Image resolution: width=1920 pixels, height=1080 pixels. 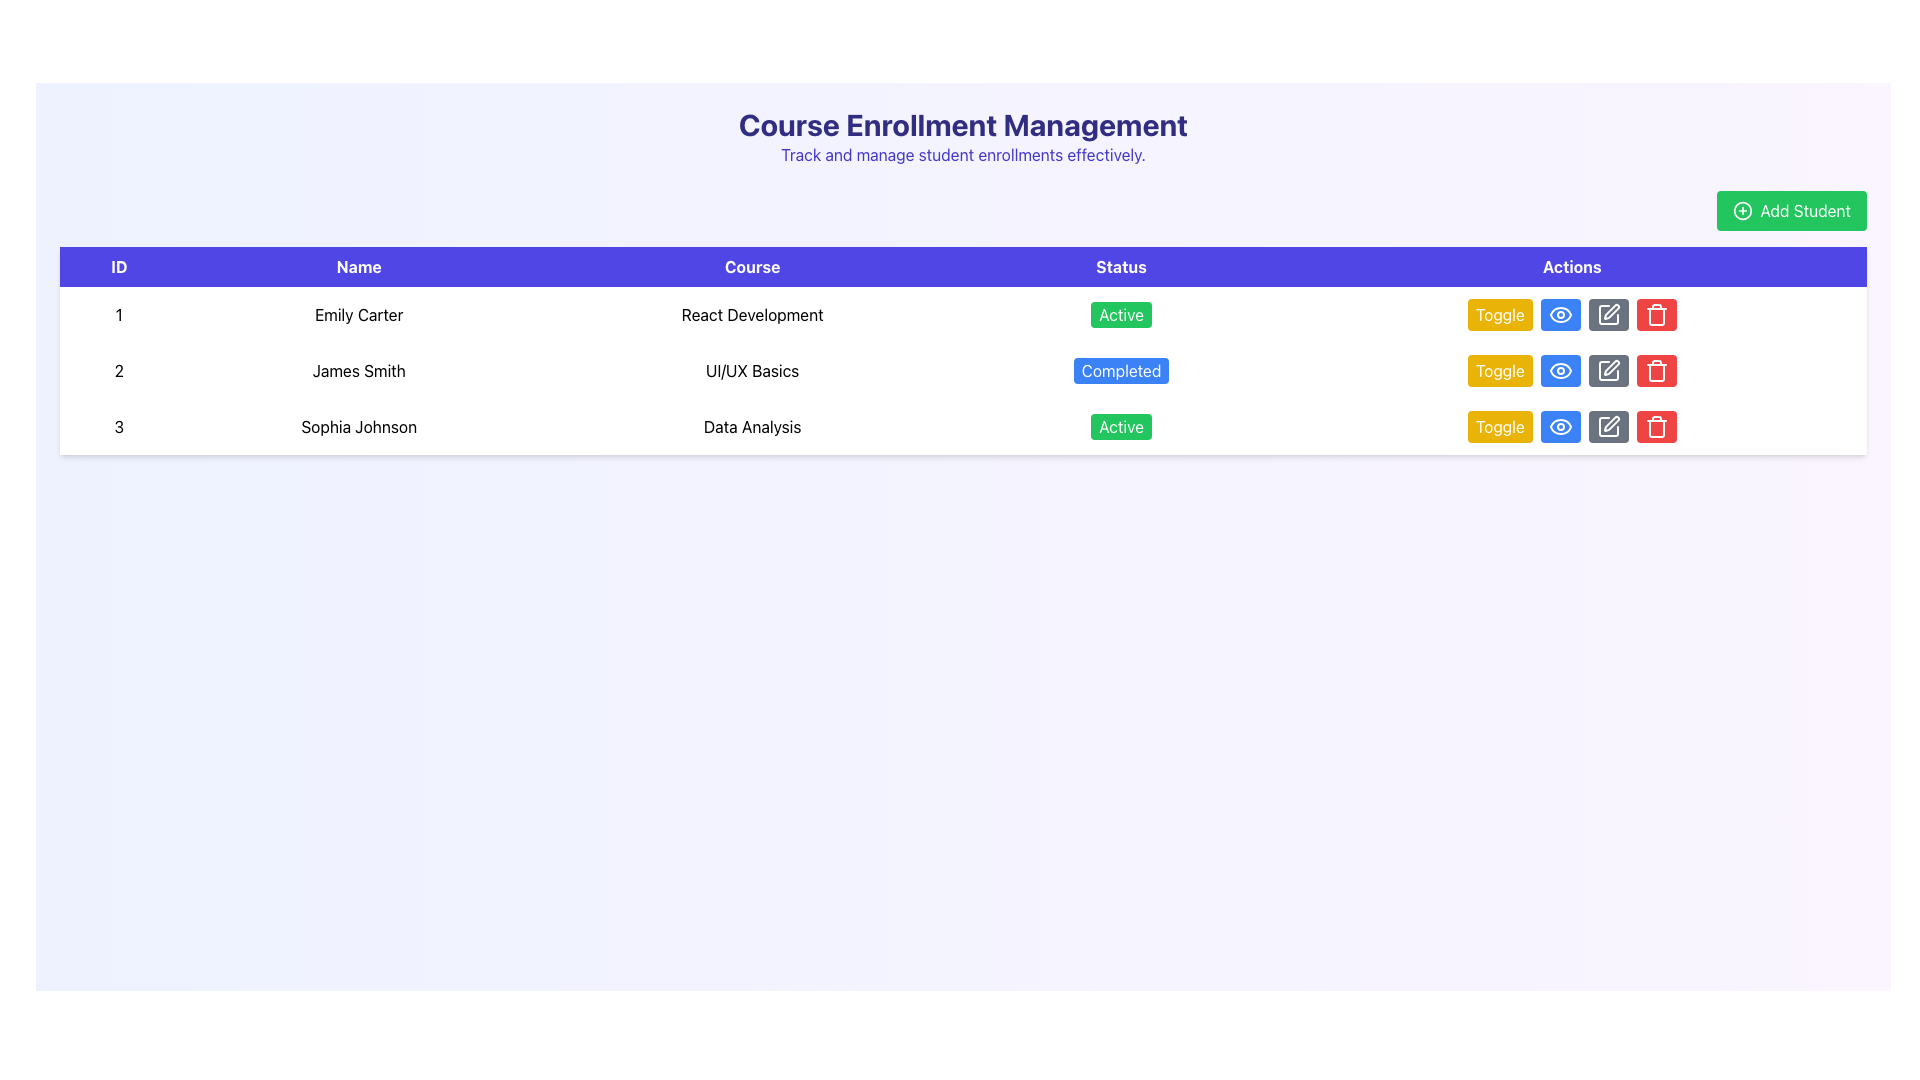 What do you see at coordinates (118, 265) in the screenshot?
I see `the first Table Header Cell that indicates ID values, located at the far-left of the table` at bounding box center [118, 265].